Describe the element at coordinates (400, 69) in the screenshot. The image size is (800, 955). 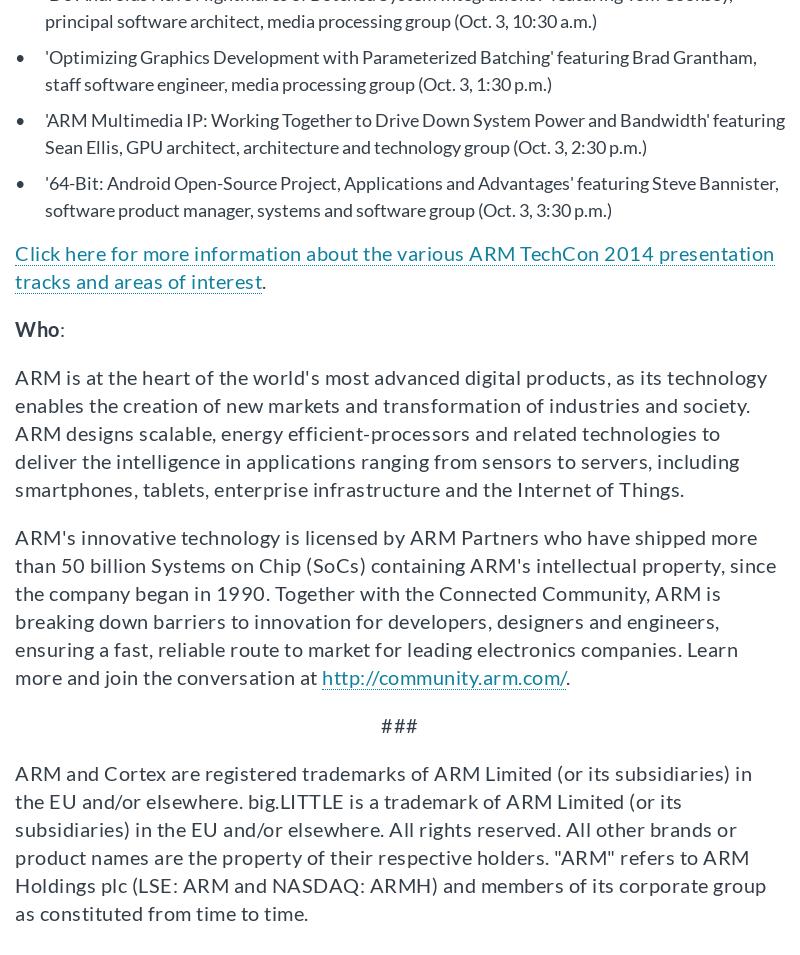
I see `''Optimizing Graphics Development with Parameterized Batching' featuring Brad Grantham, staff software engineer, media processing group (Oct. 3, 1:30 p.m.)'` at that location.